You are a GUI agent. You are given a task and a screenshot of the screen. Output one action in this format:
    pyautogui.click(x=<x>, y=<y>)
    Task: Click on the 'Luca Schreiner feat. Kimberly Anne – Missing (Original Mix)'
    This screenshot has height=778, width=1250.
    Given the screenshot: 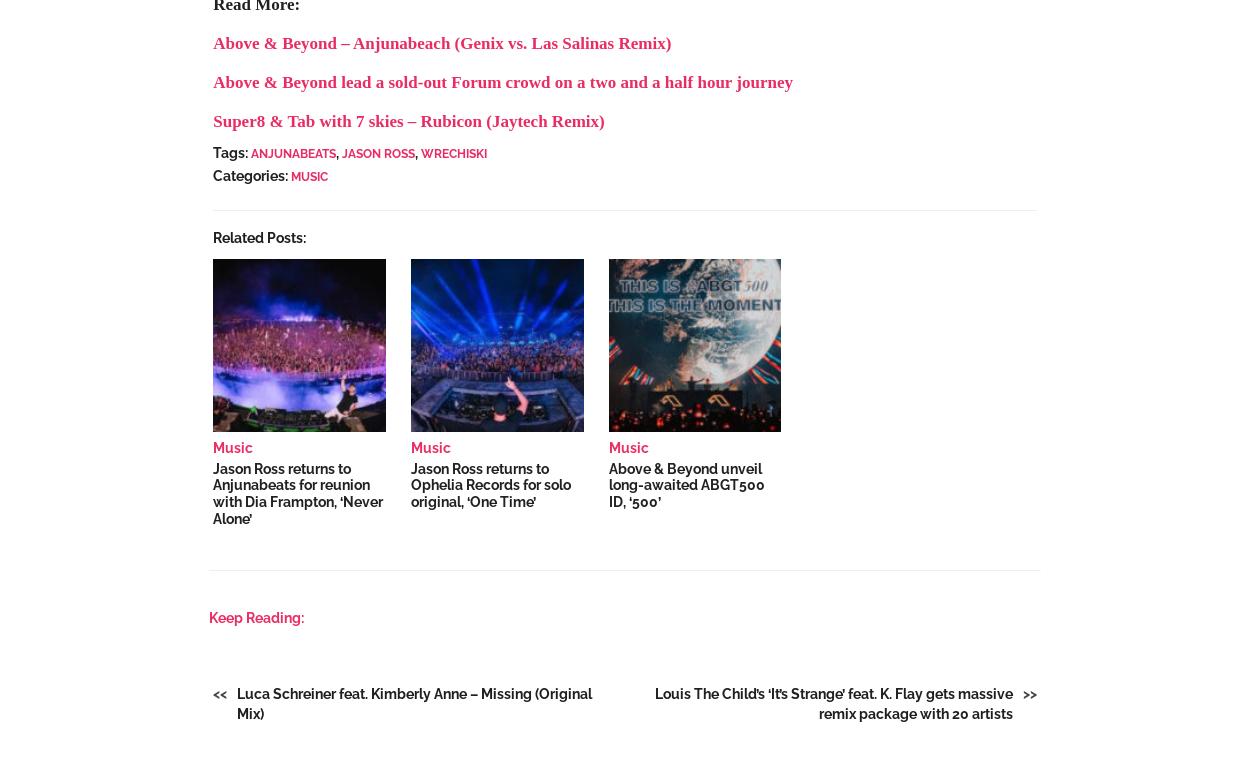 What is the action you would take?
    pyautogui.click(x=414, y=703)
    